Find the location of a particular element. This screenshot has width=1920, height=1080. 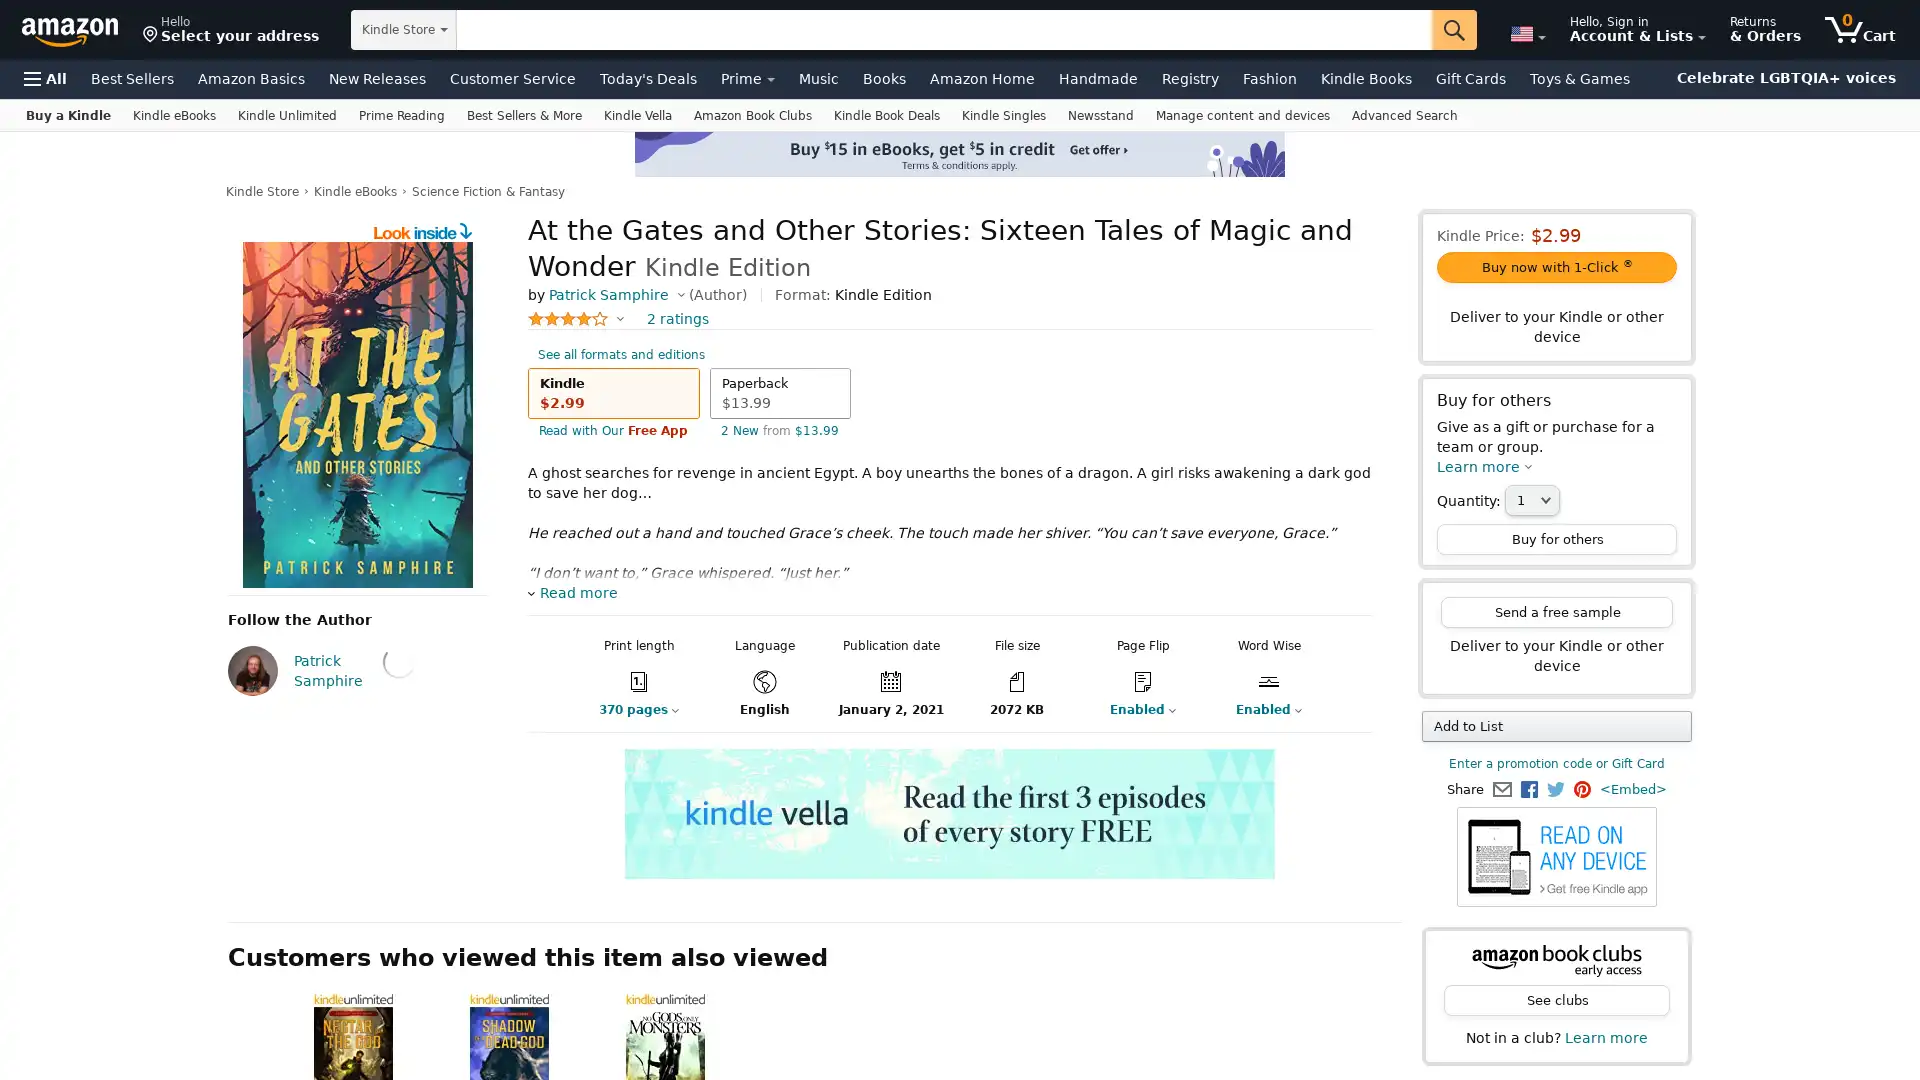

Learn more is located at coordinates (1484, 466).